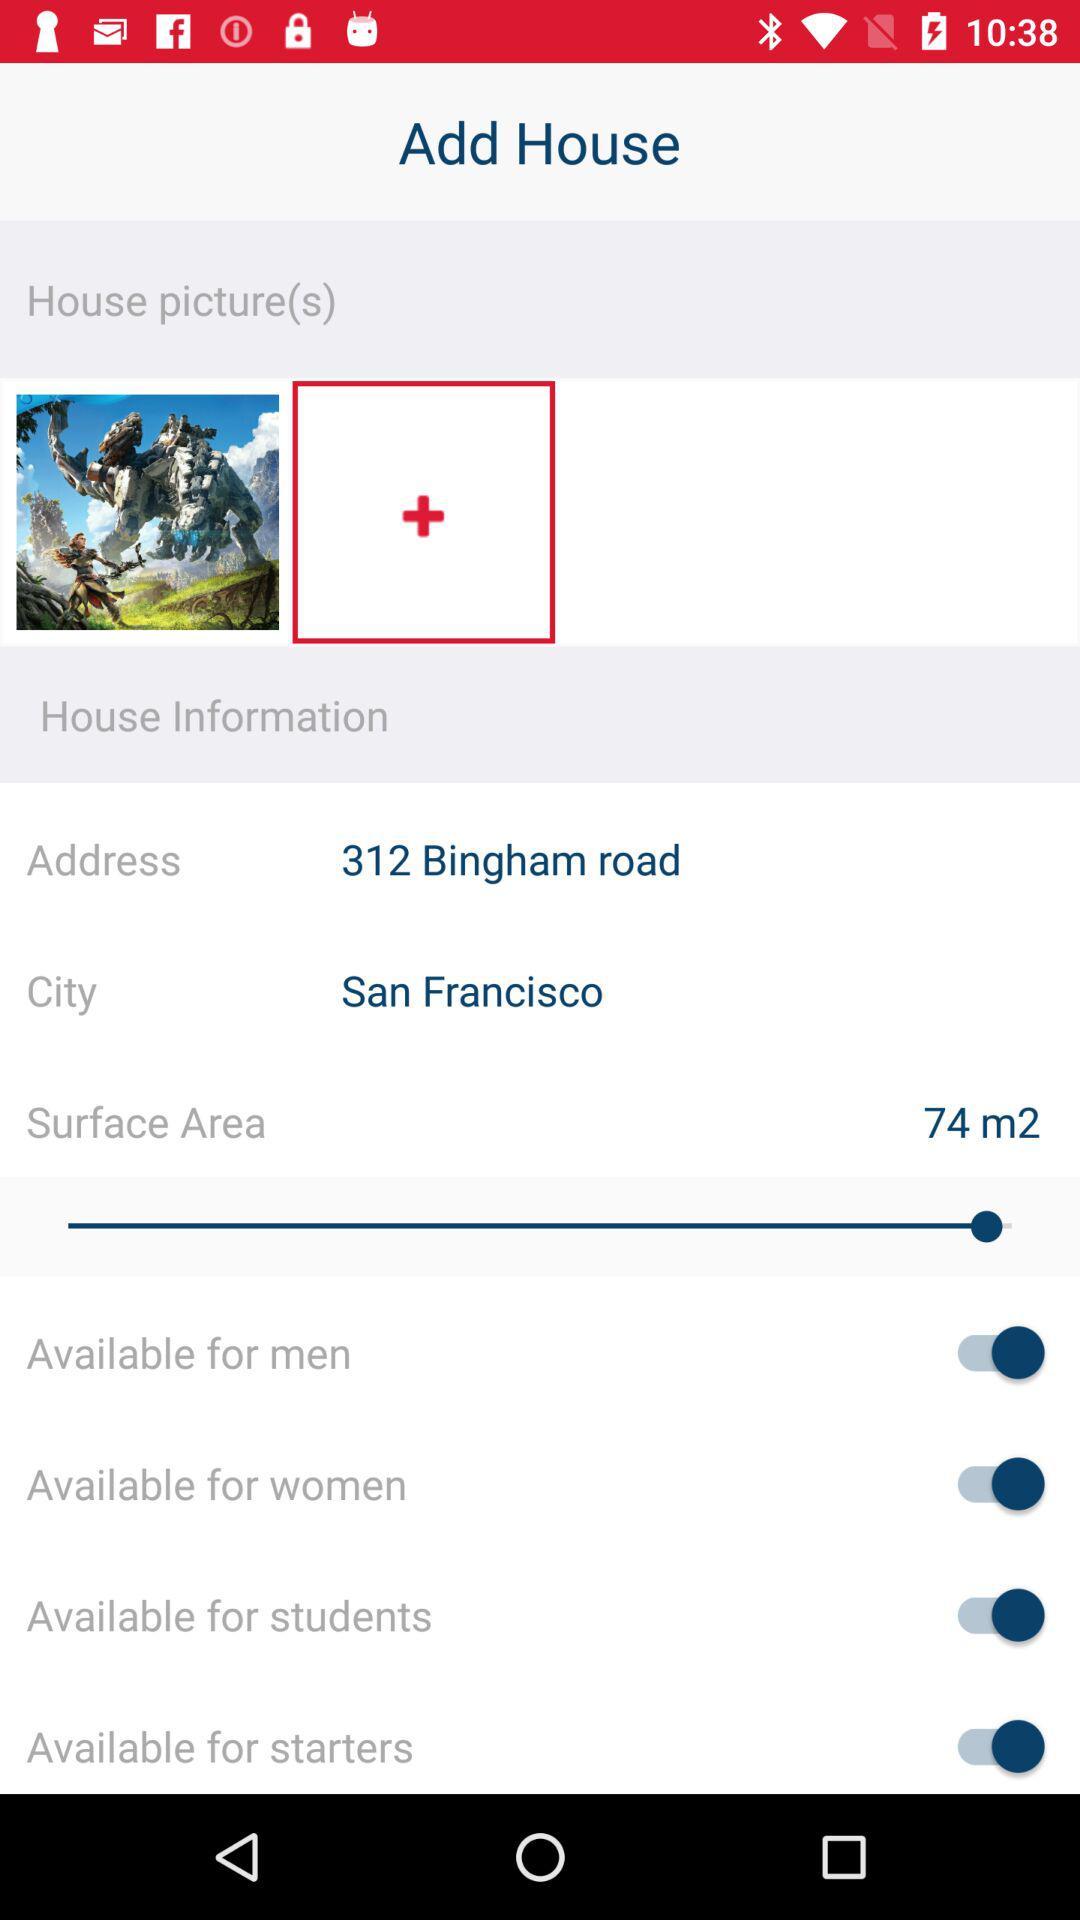  I want to click on the san francisco, so click(709, 989).